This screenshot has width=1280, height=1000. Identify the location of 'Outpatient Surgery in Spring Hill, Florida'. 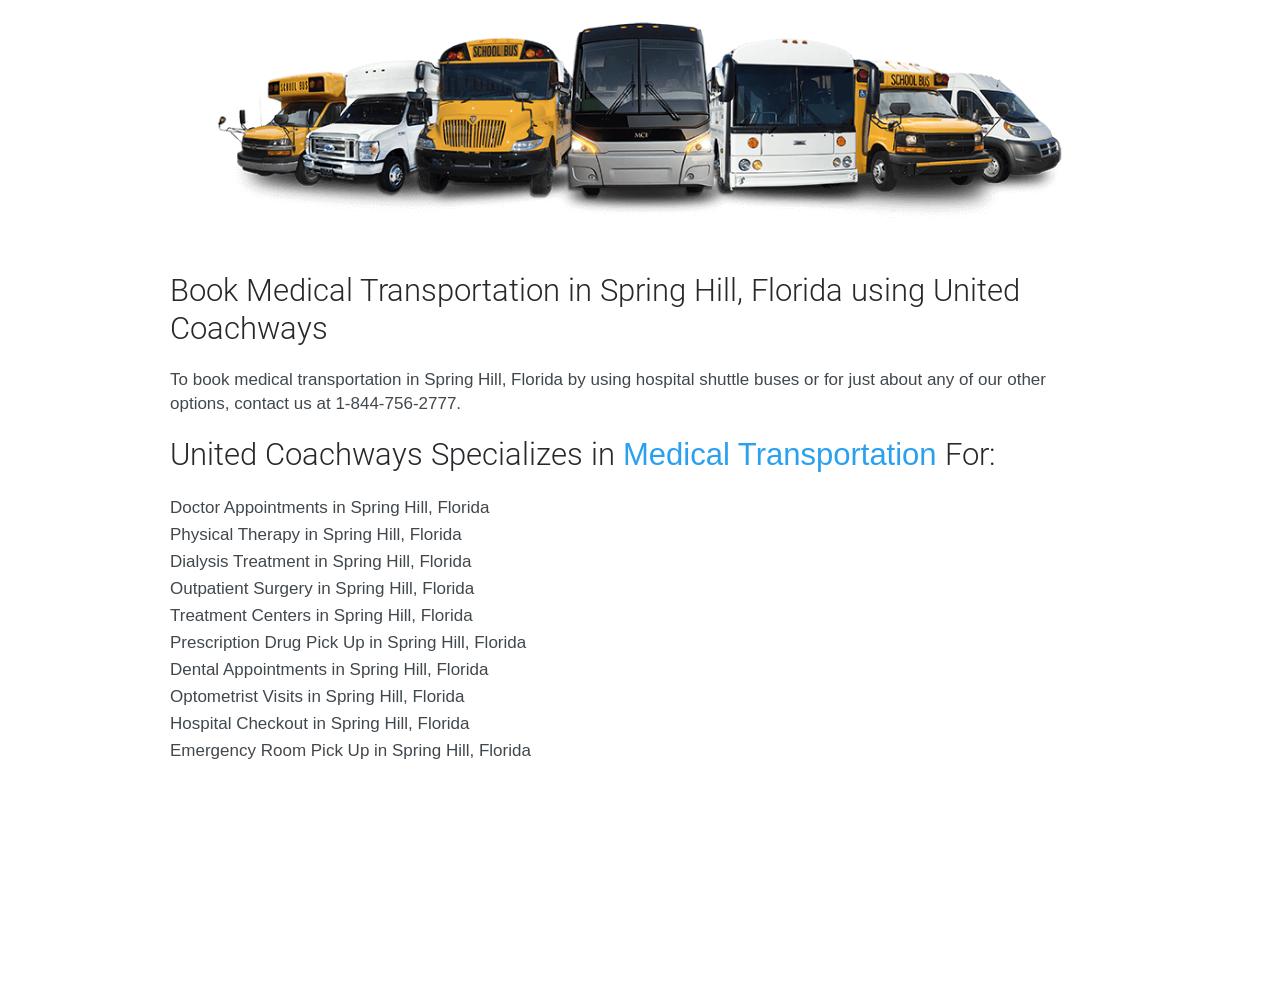
(322, 587).